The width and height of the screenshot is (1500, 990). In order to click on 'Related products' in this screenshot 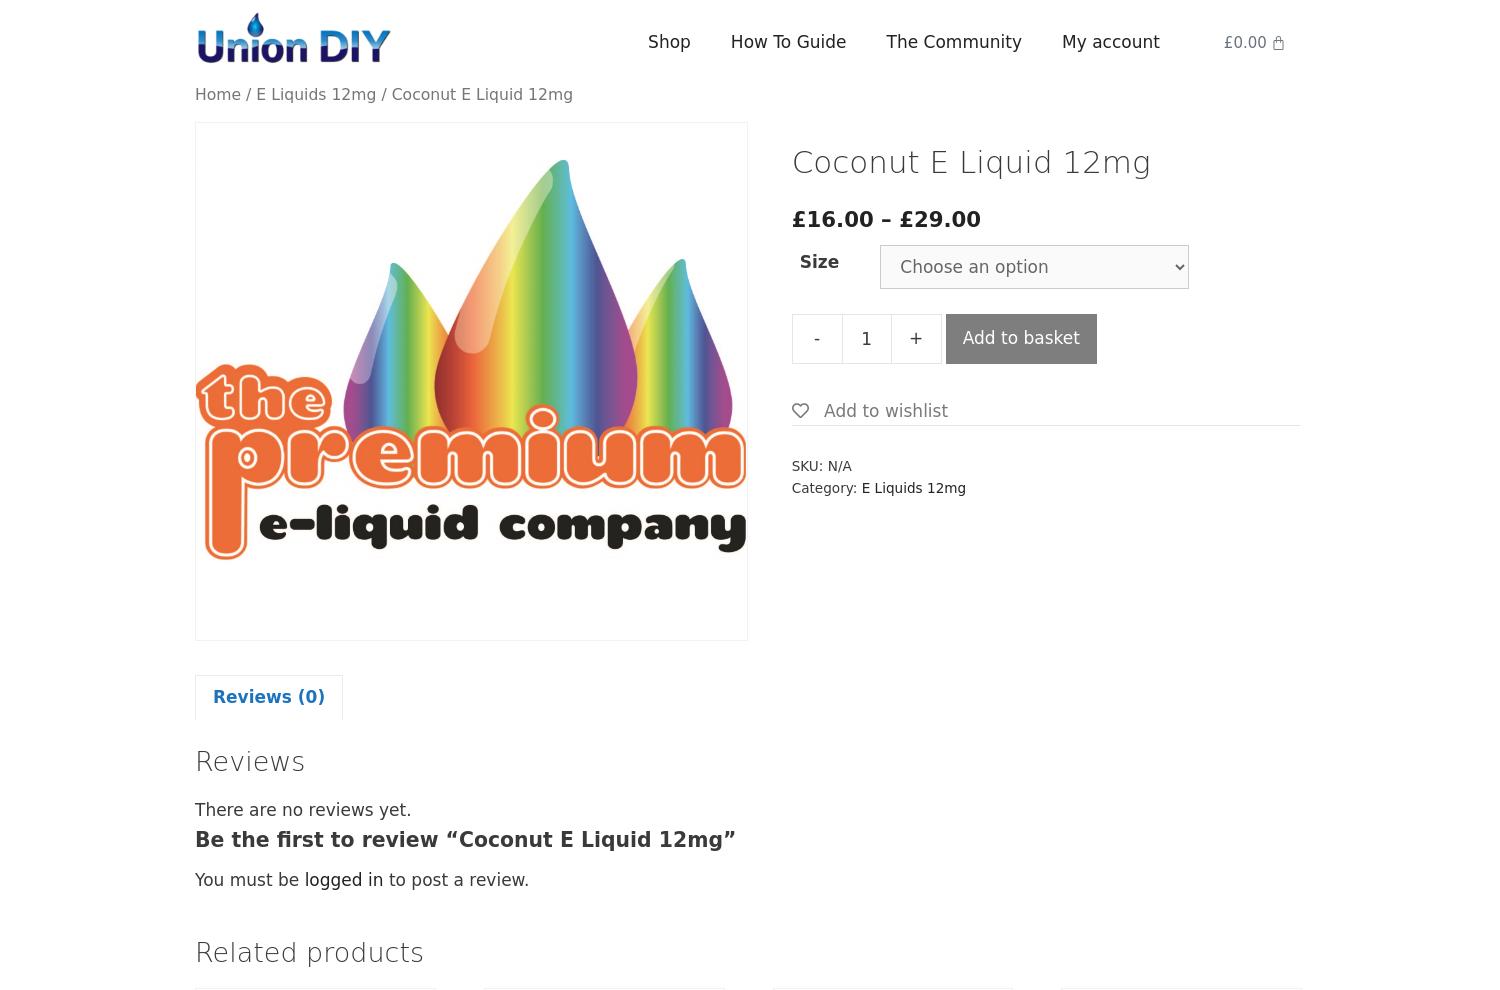, I will do `click(309, 952)`.